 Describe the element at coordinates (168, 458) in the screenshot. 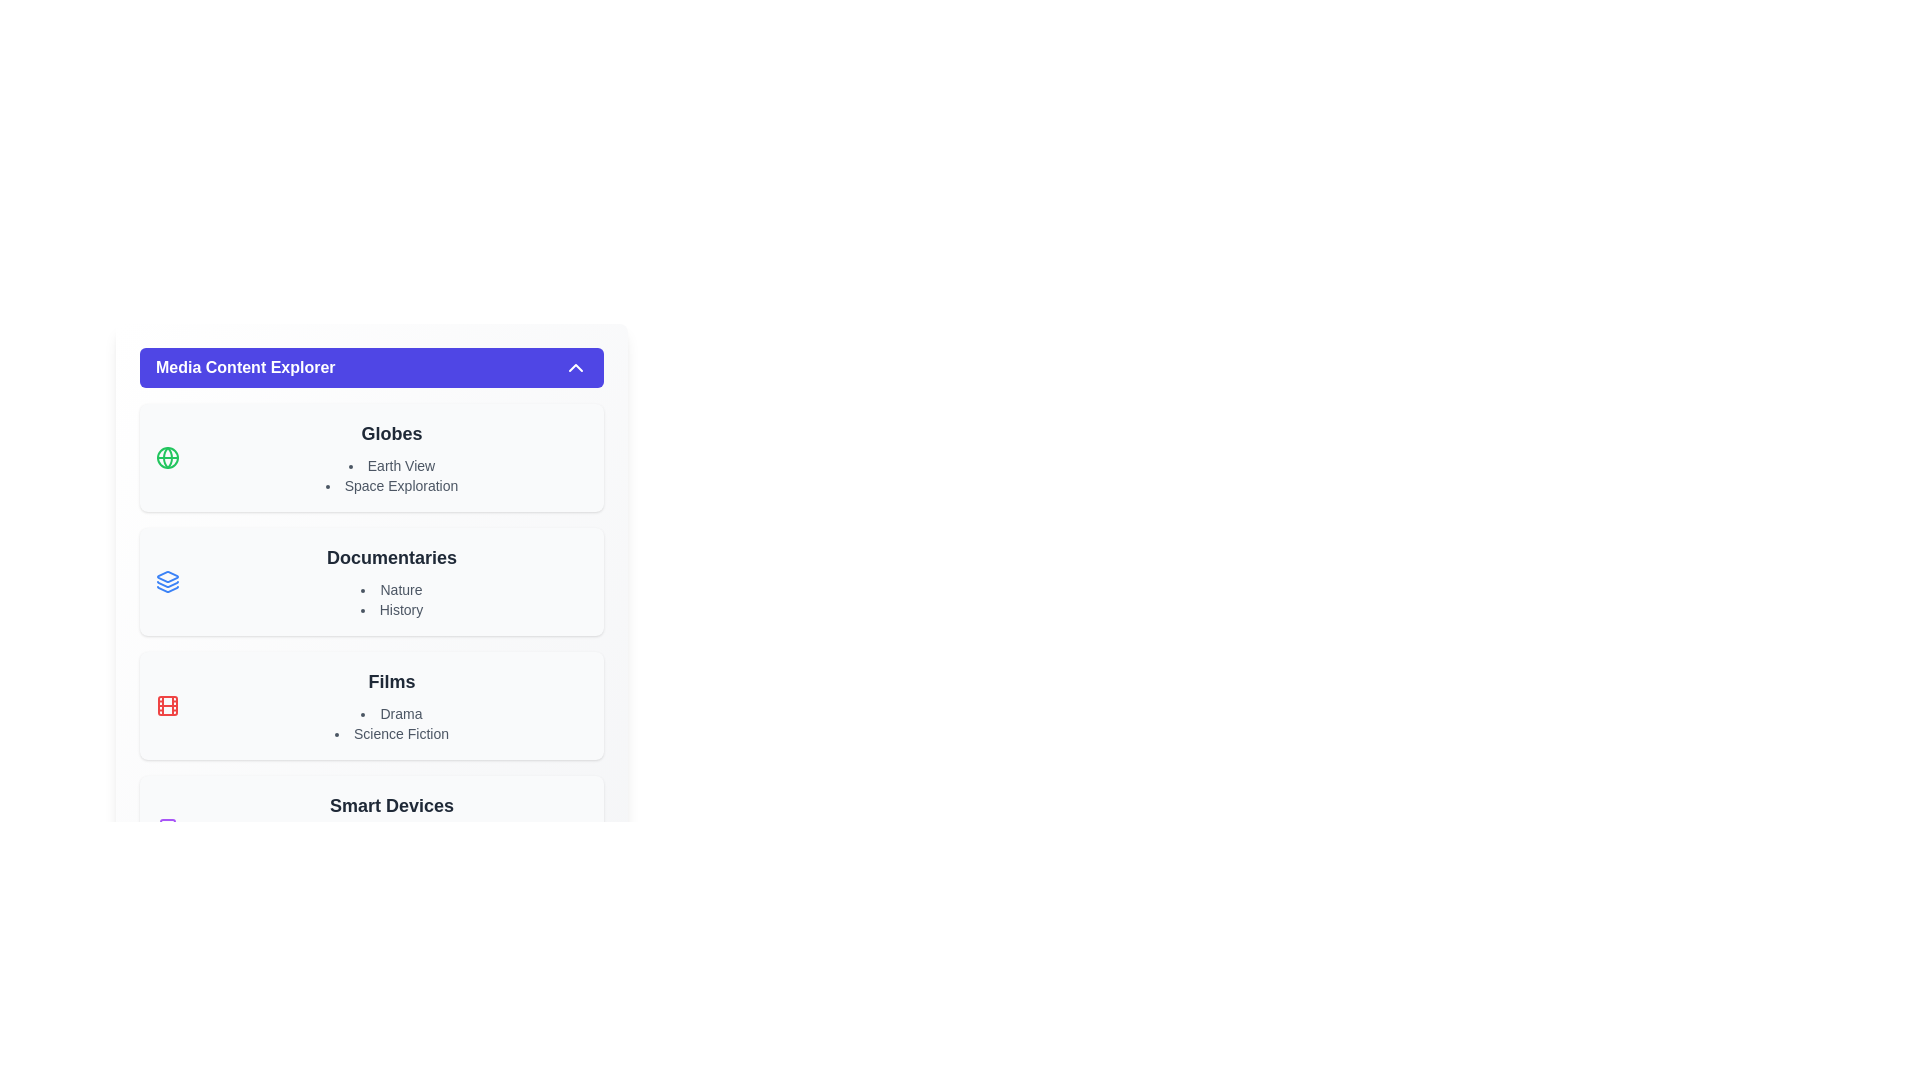

I see `the icon representing the 'Globes' section` at that location.